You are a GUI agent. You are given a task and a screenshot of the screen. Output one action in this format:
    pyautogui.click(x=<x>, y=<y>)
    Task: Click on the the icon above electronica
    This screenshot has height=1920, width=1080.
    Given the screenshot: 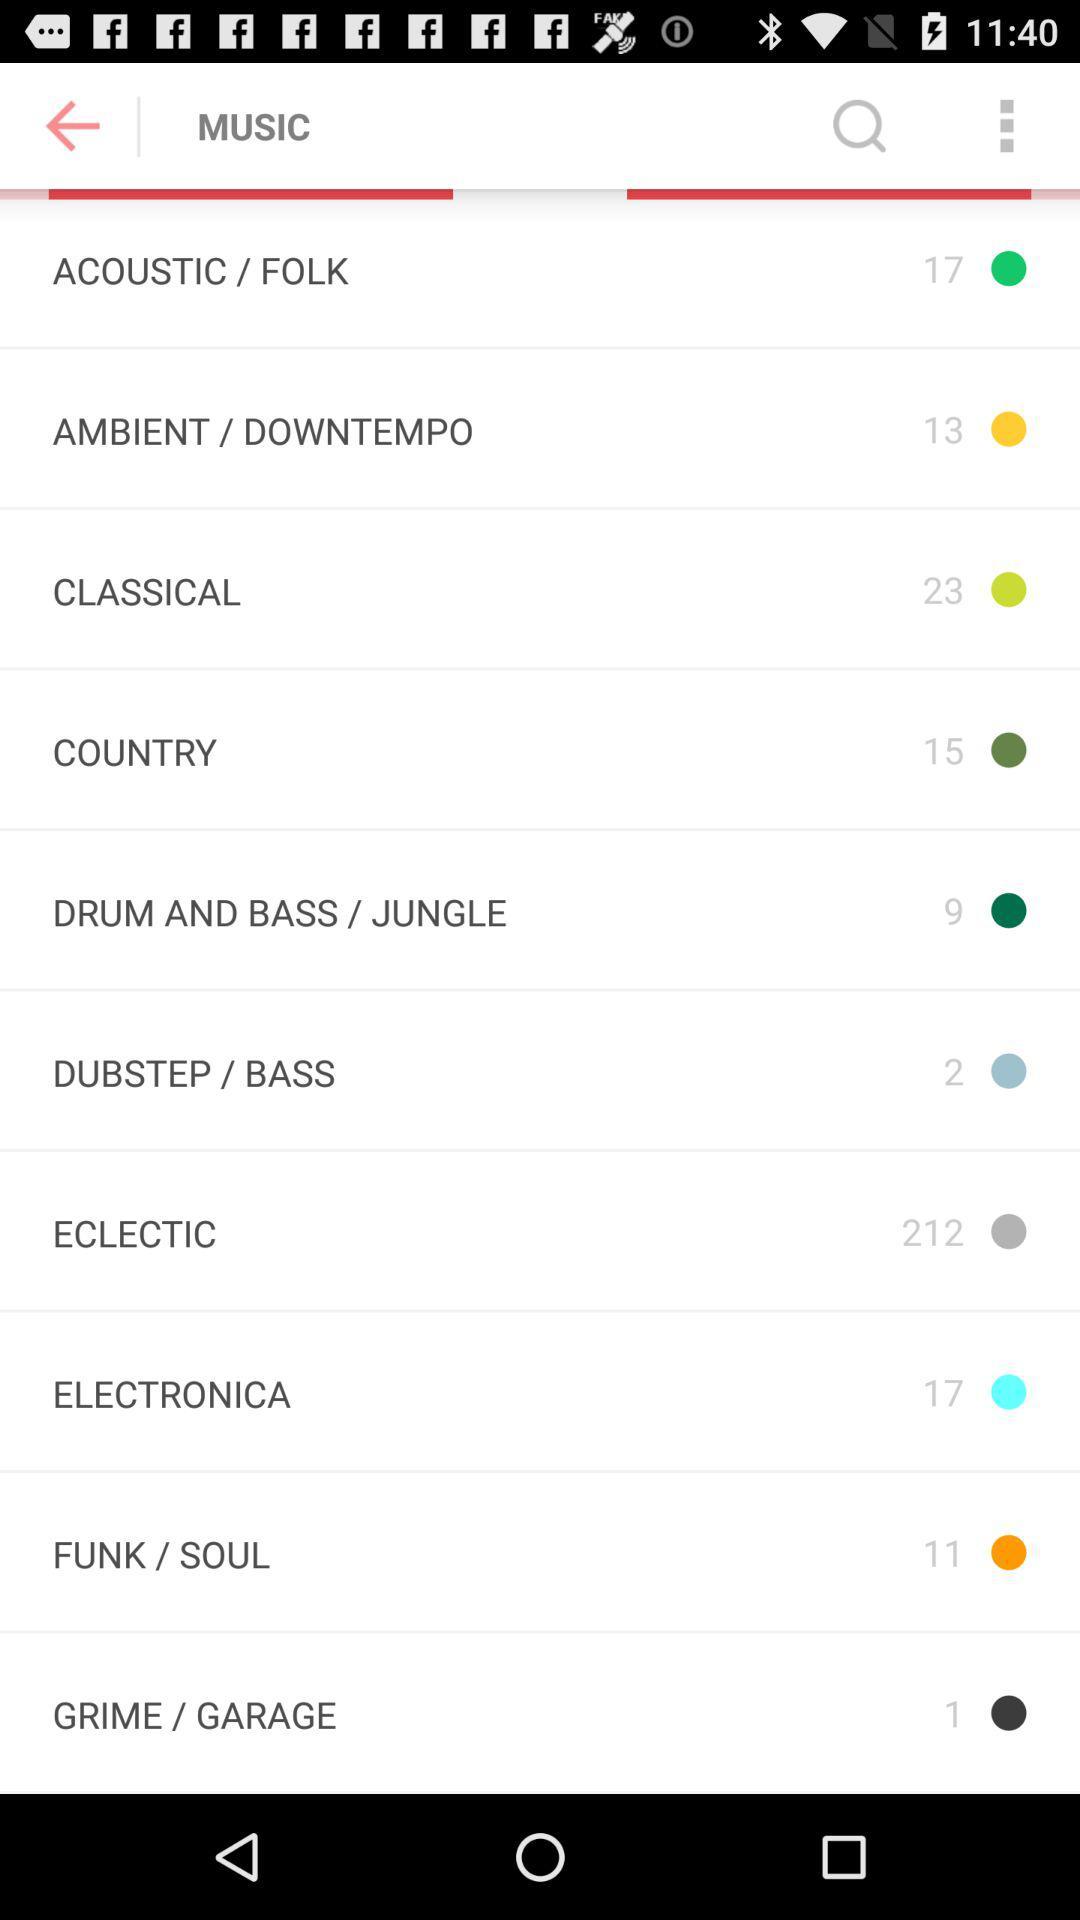 What is the action you would take?
    pyautogui.click(x=134, y=1229)
    